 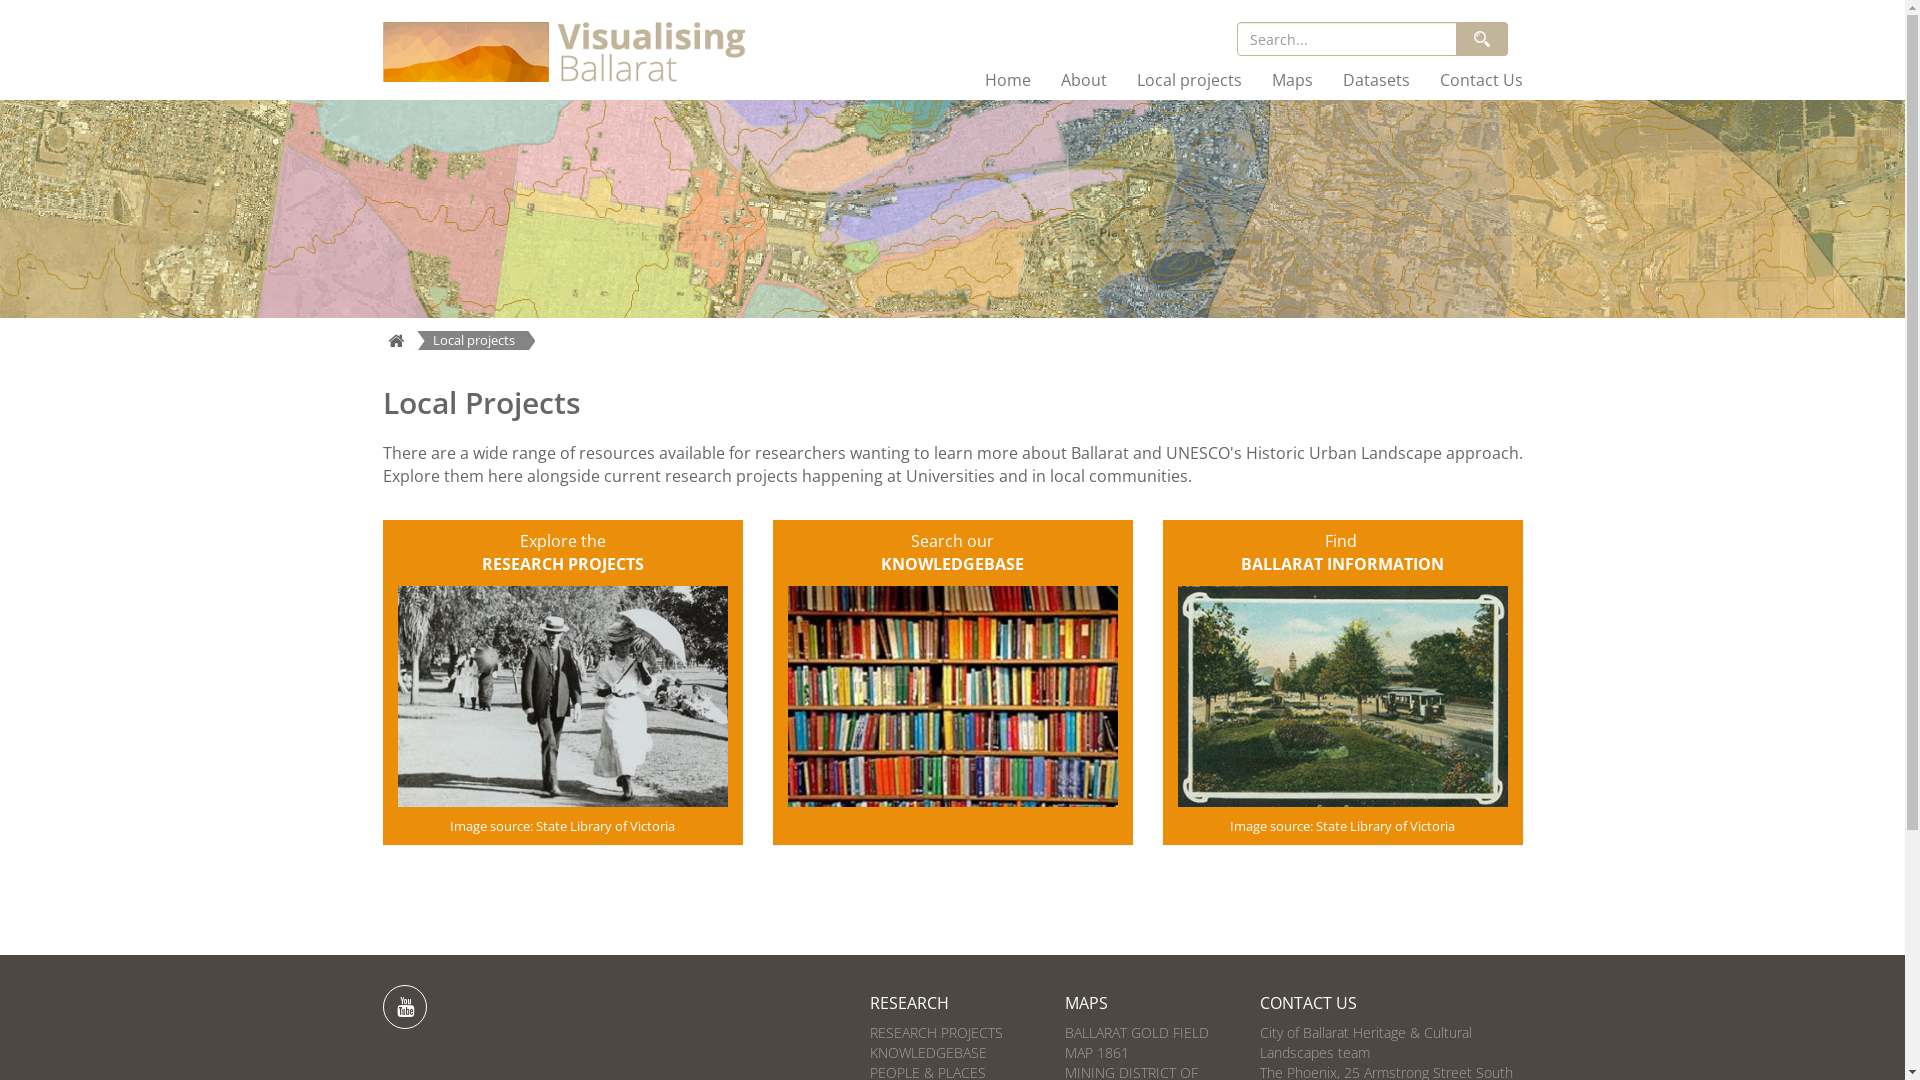 What do you see at coordinates (561, 552) in the screenshot?
I see `'Explore the` at bounding box center [561, 552].